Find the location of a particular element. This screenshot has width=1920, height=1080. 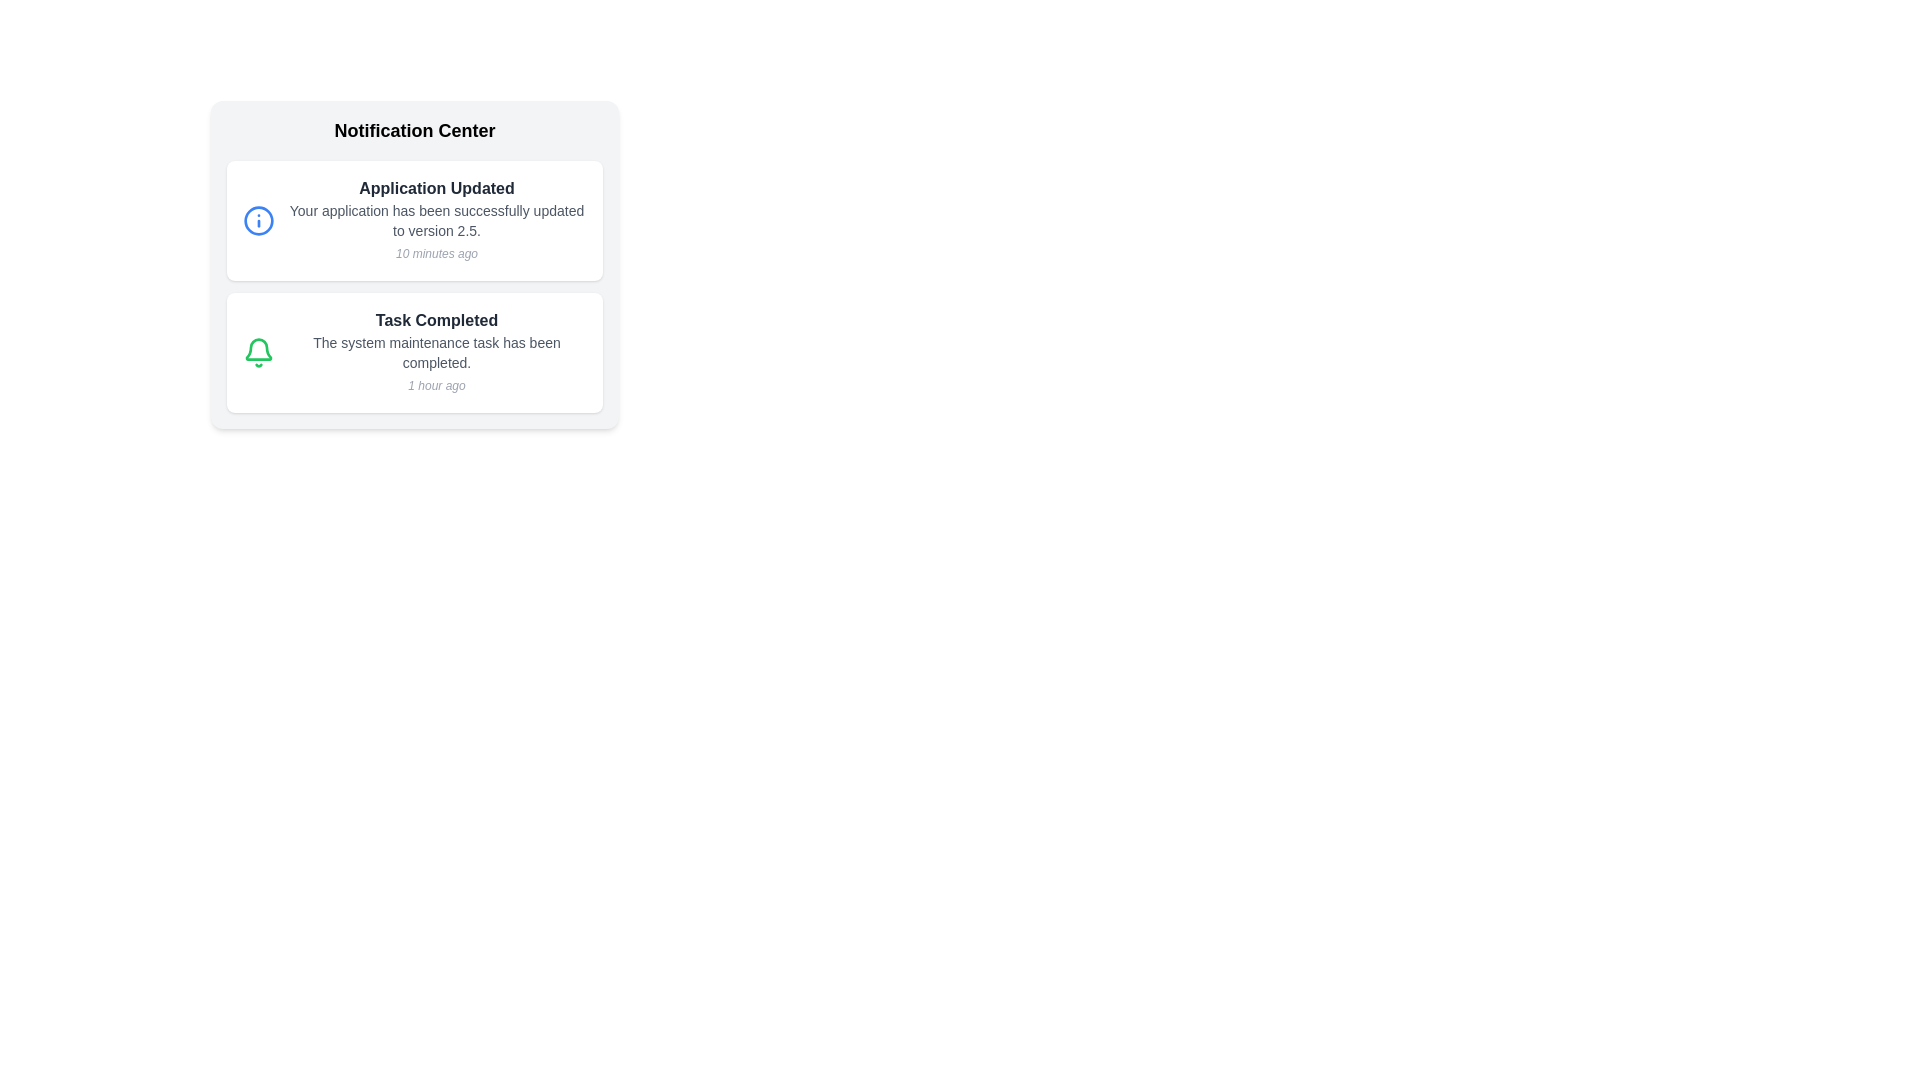

the content of the text label that serves as the title for the second notification card in the Notification Center, positioned near the top of this card is located at coordinates (435, 319).